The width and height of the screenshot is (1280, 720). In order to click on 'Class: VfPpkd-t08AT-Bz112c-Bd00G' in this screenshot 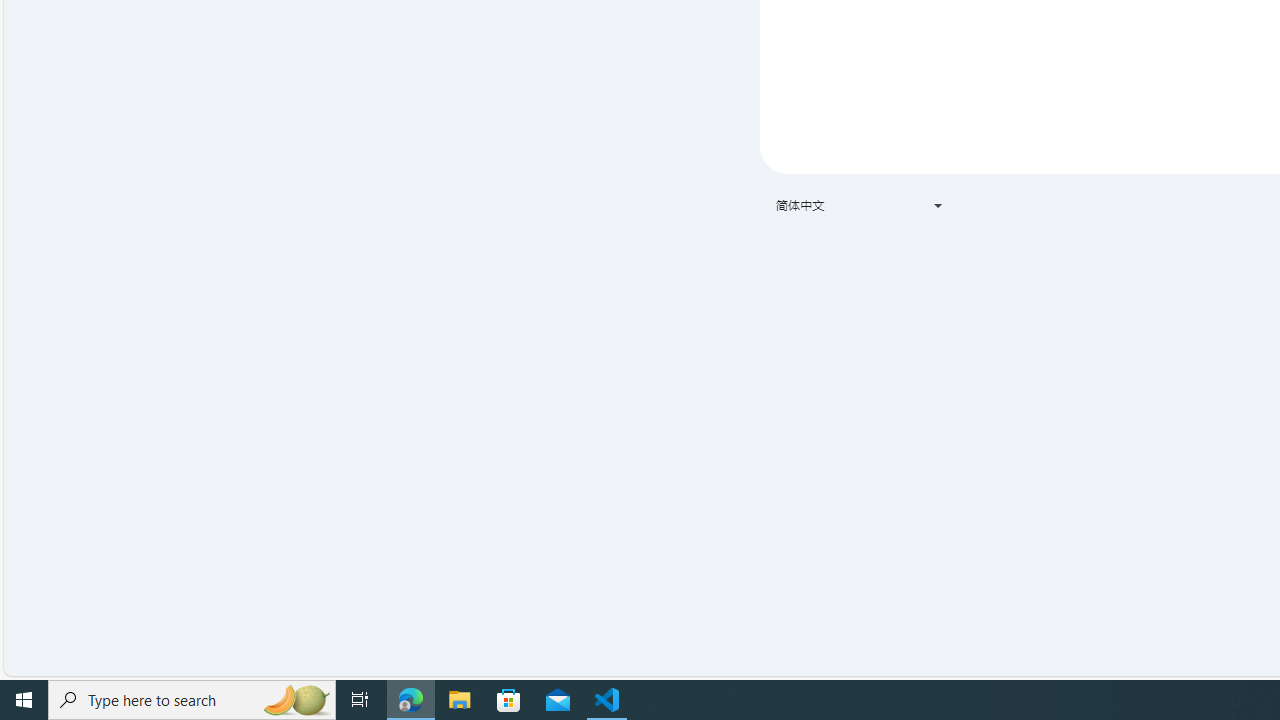, I will do `click(937, 205)`.